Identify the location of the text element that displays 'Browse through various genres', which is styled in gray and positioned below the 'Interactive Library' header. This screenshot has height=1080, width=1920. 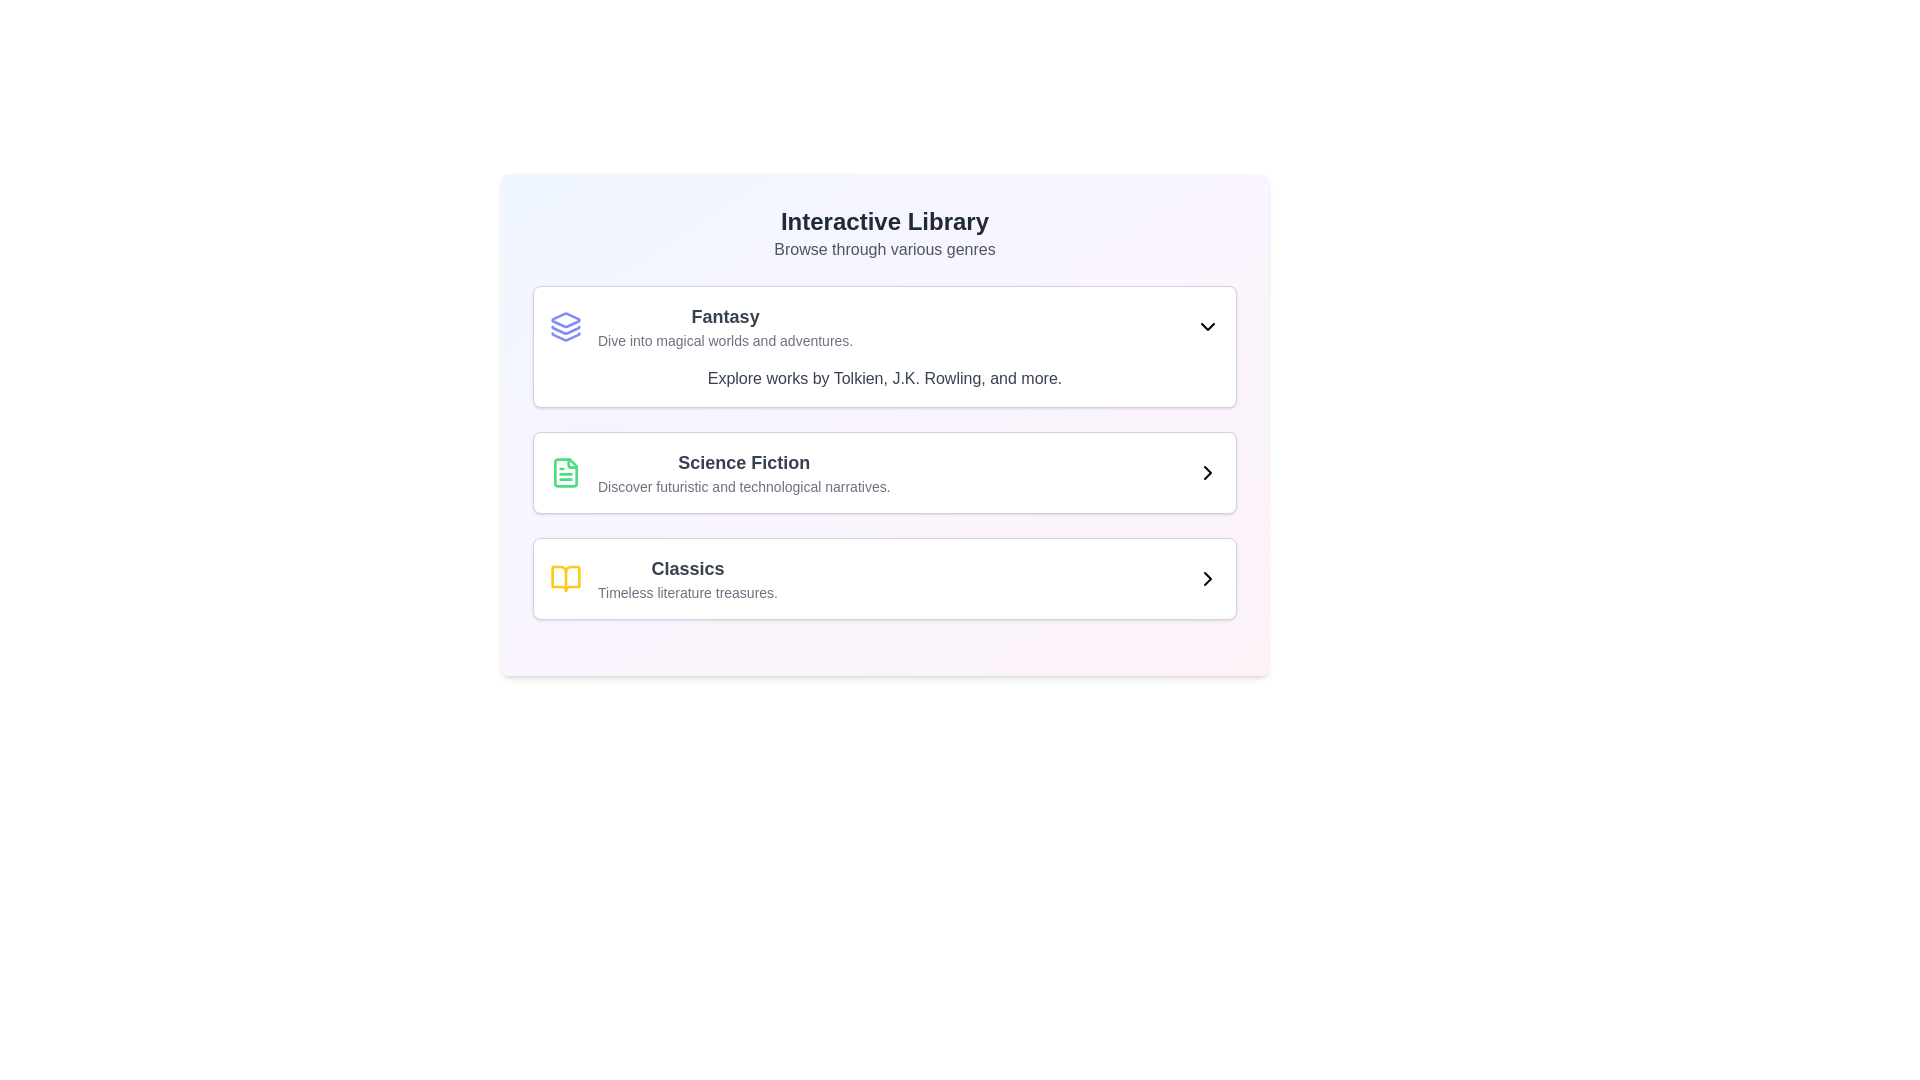
(883, 249).